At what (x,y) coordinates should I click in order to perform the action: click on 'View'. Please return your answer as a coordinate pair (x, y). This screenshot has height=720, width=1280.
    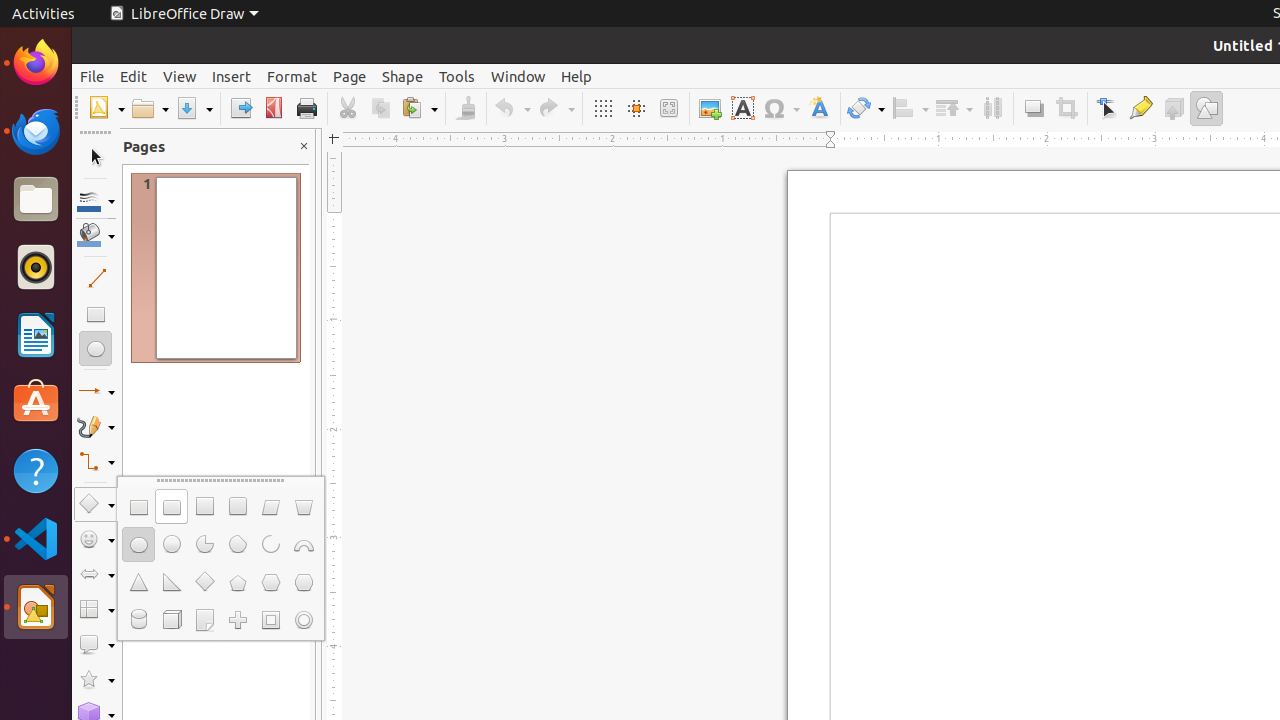
    Looking at the image, I should click on (179, 75).